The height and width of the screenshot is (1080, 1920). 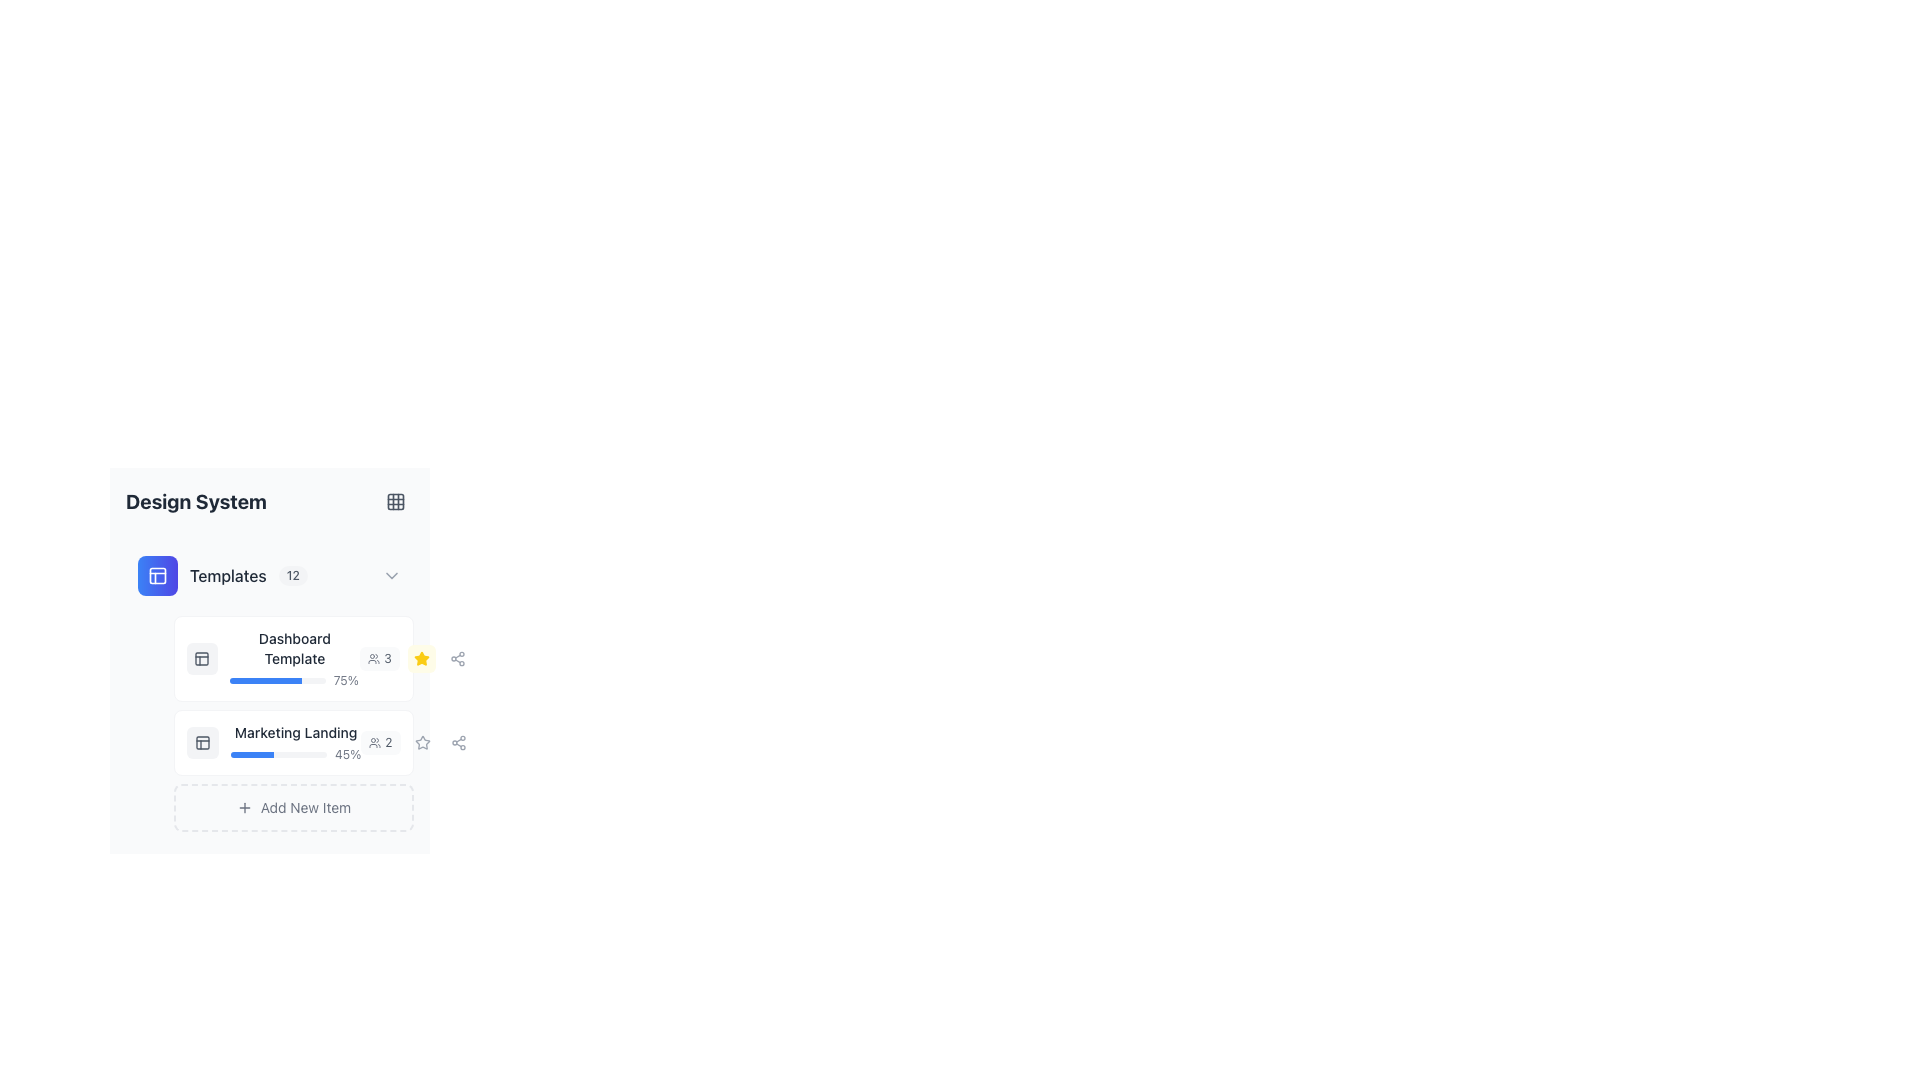 I want to click on the second card, so click(x=292, y=743).